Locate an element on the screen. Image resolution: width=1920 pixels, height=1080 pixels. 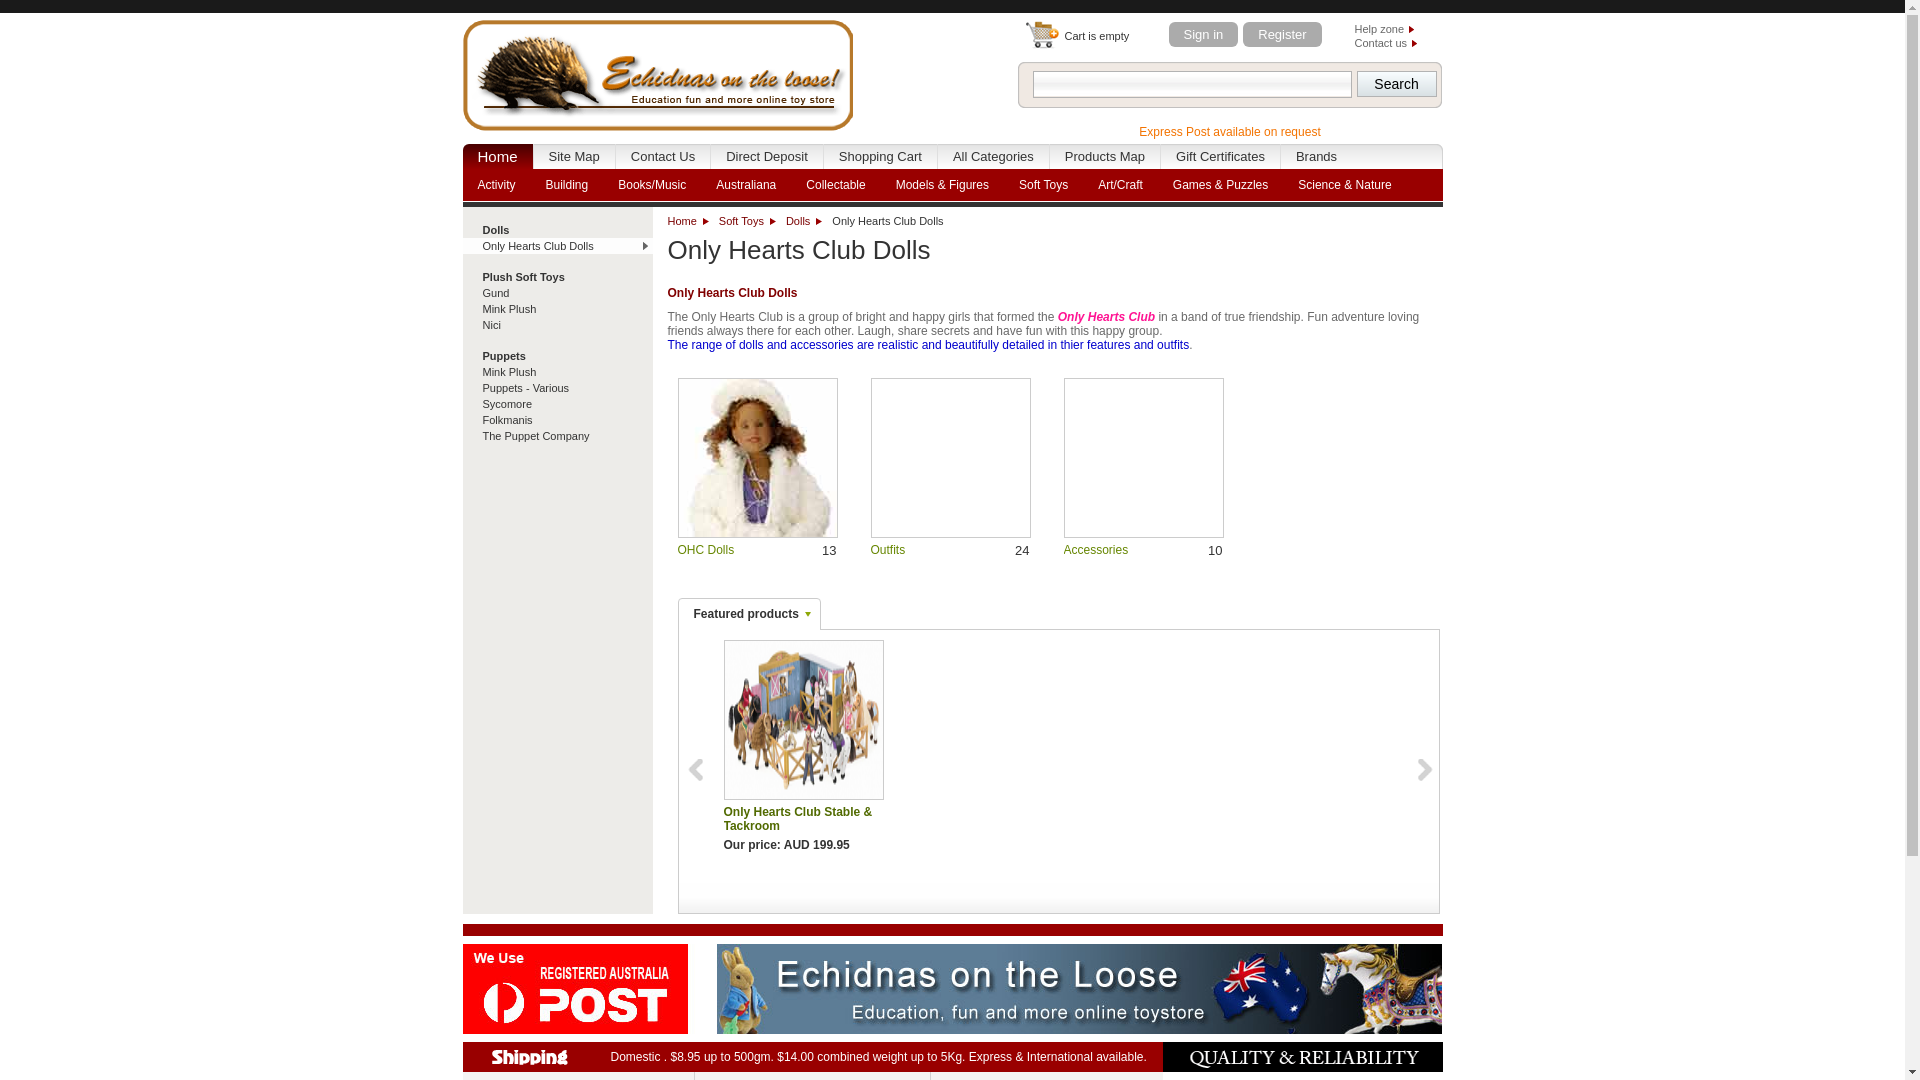
'Site Map' is located at coordinates (573, 155).